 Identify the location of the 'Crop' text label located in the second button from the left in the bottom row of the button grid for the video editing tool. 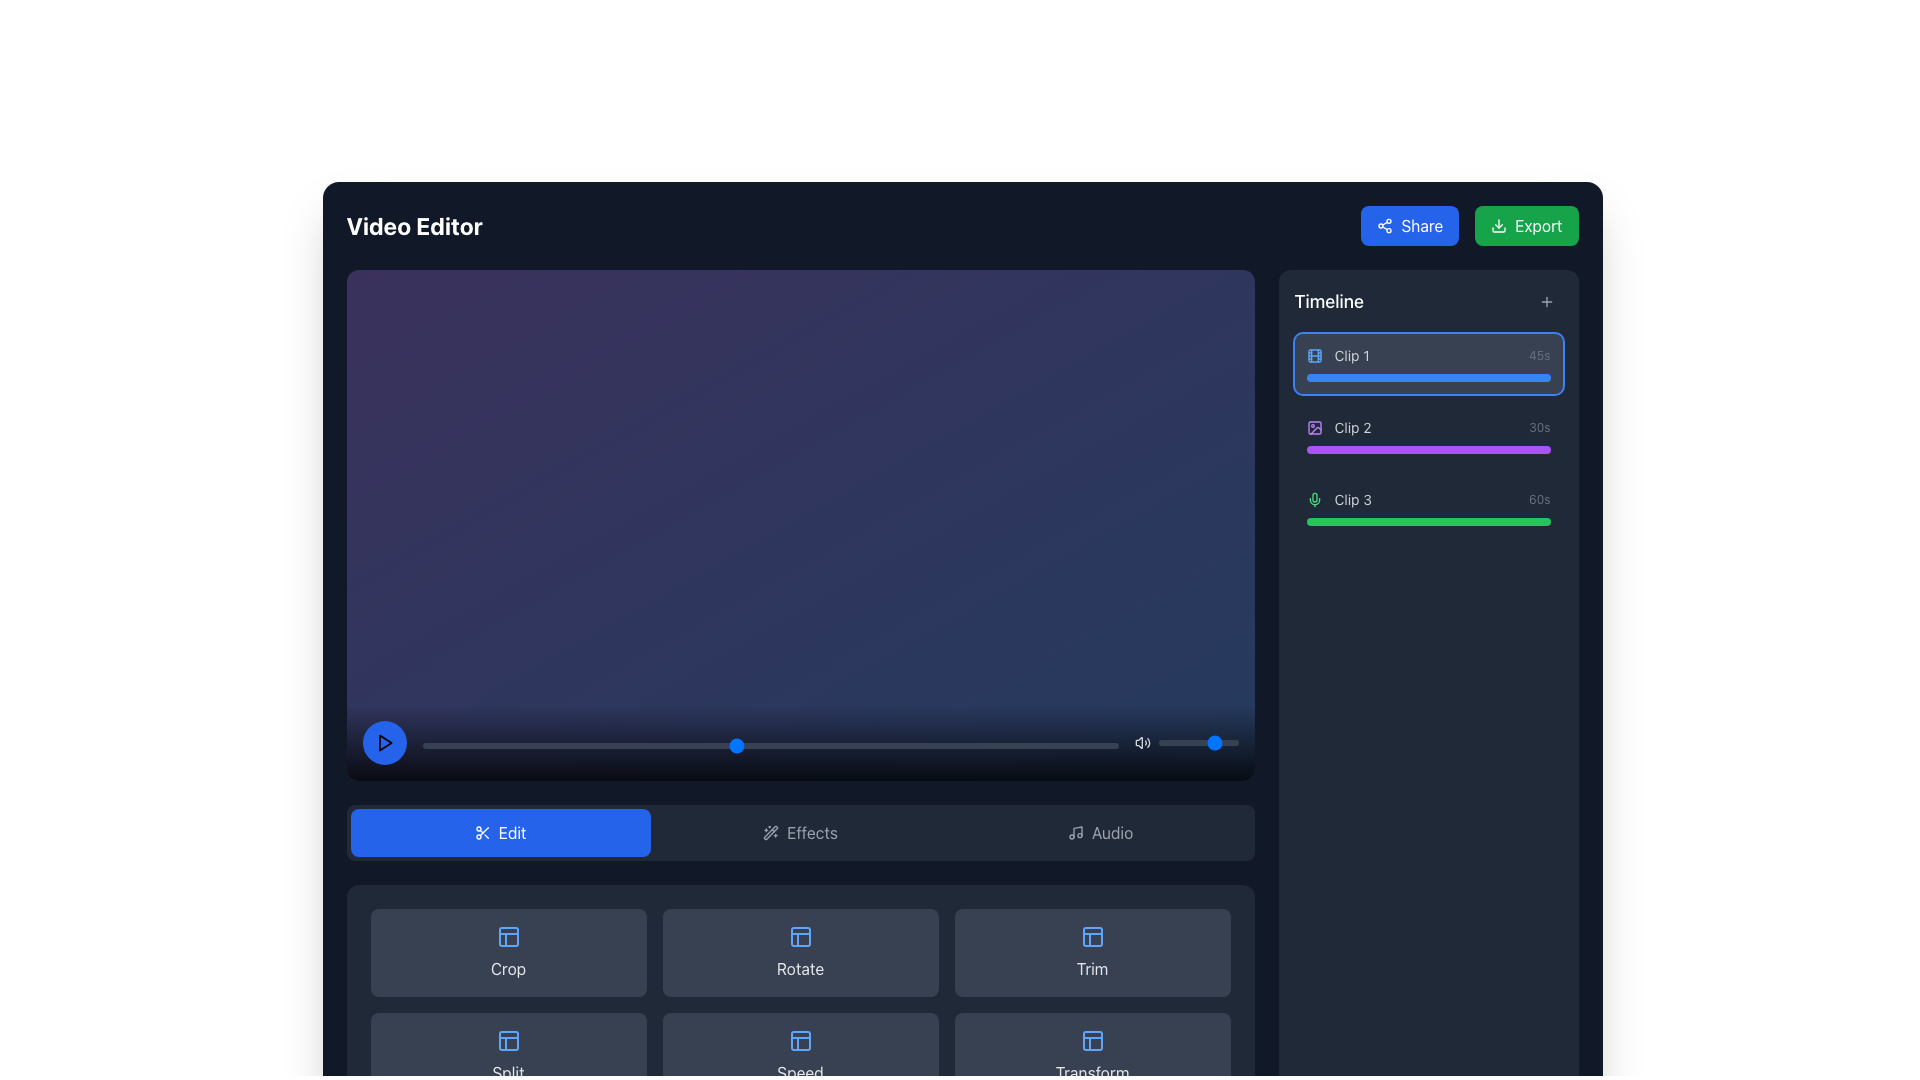
(508, 967).